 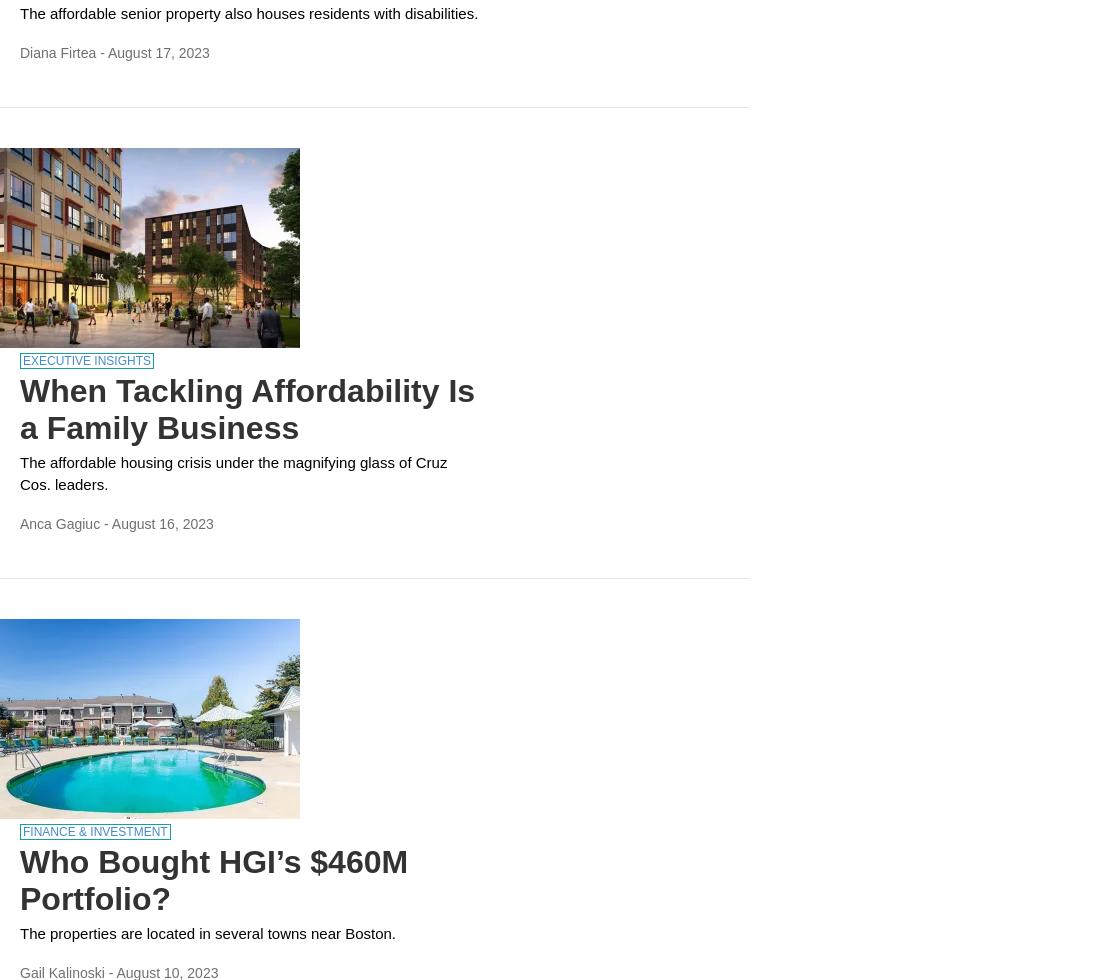 What do you see at coordinates (19, 408) in the screenshot?
I see `'When Tackling Affordability Is a Family Business'` at bounding box center [19, 408].